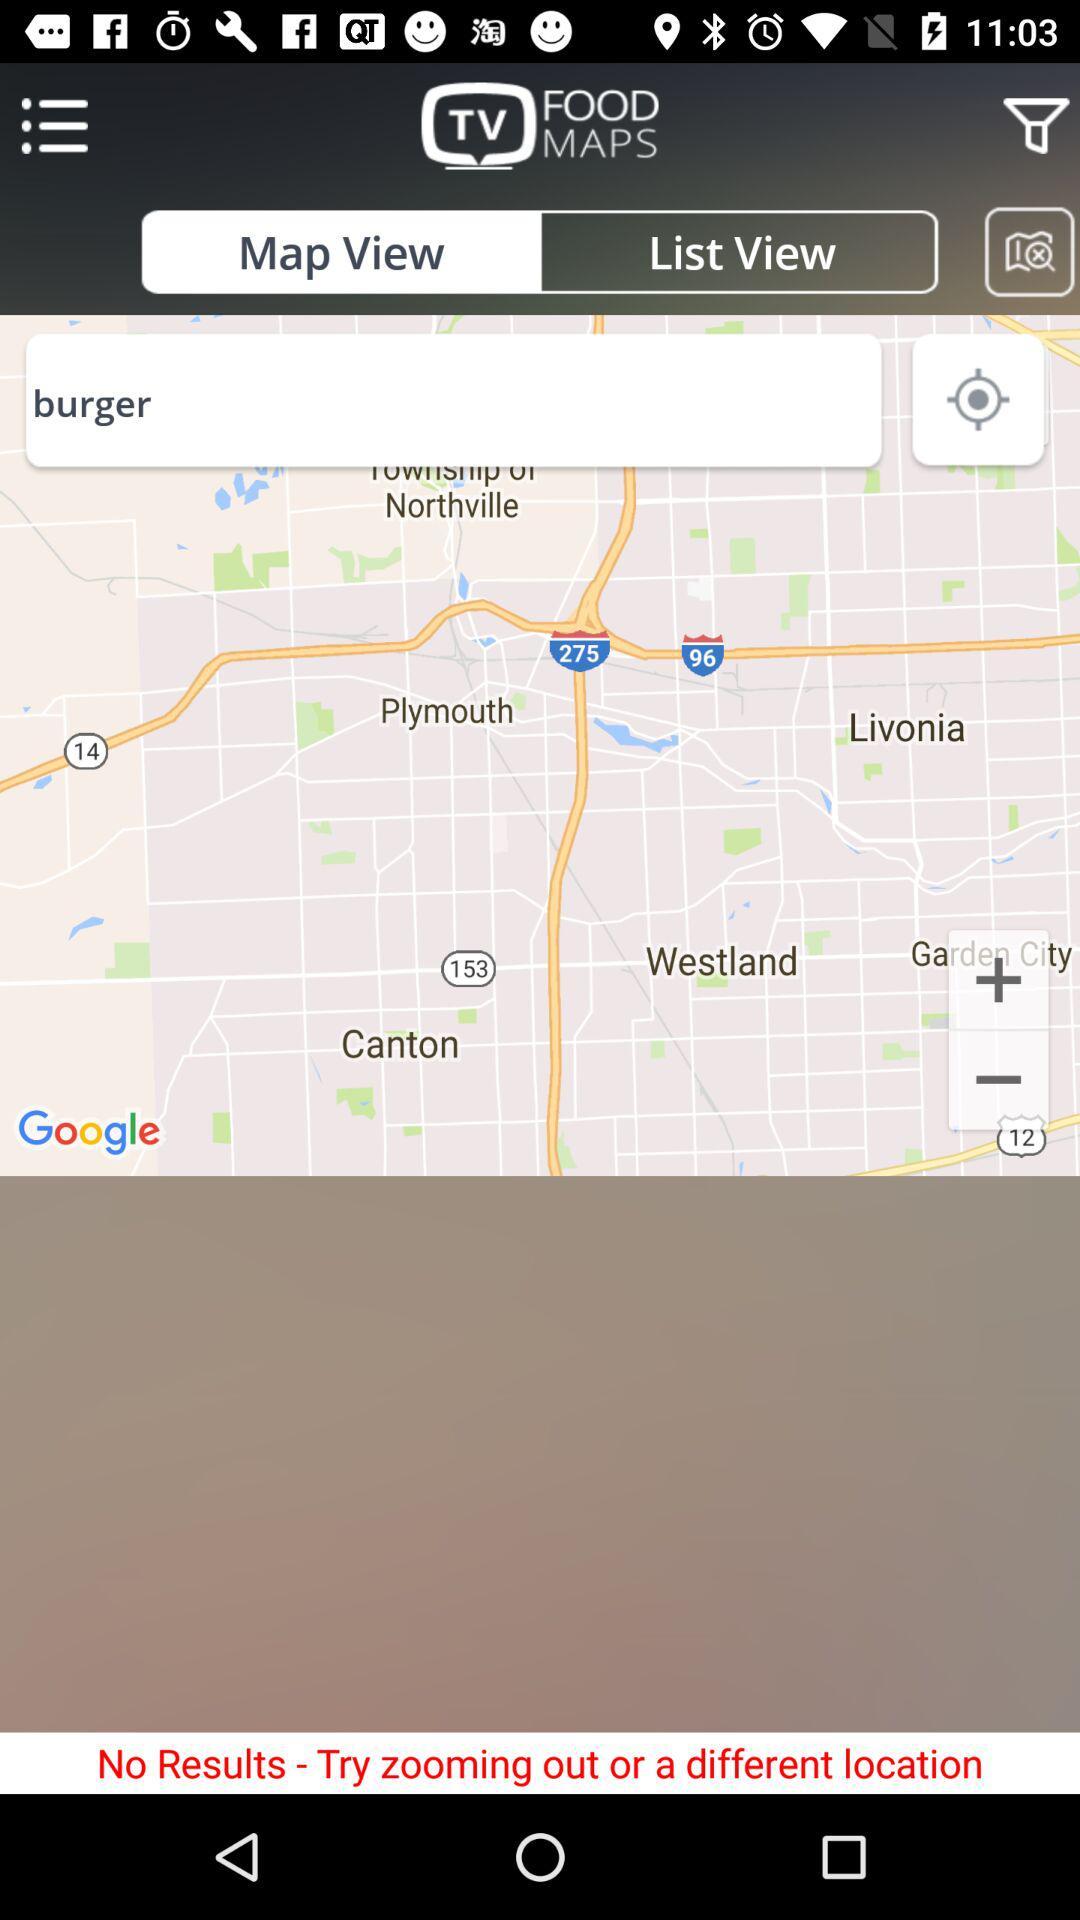 The width and height of the screenshot is (1080, 1920). I want to click on the add icon, so click(998, 978).